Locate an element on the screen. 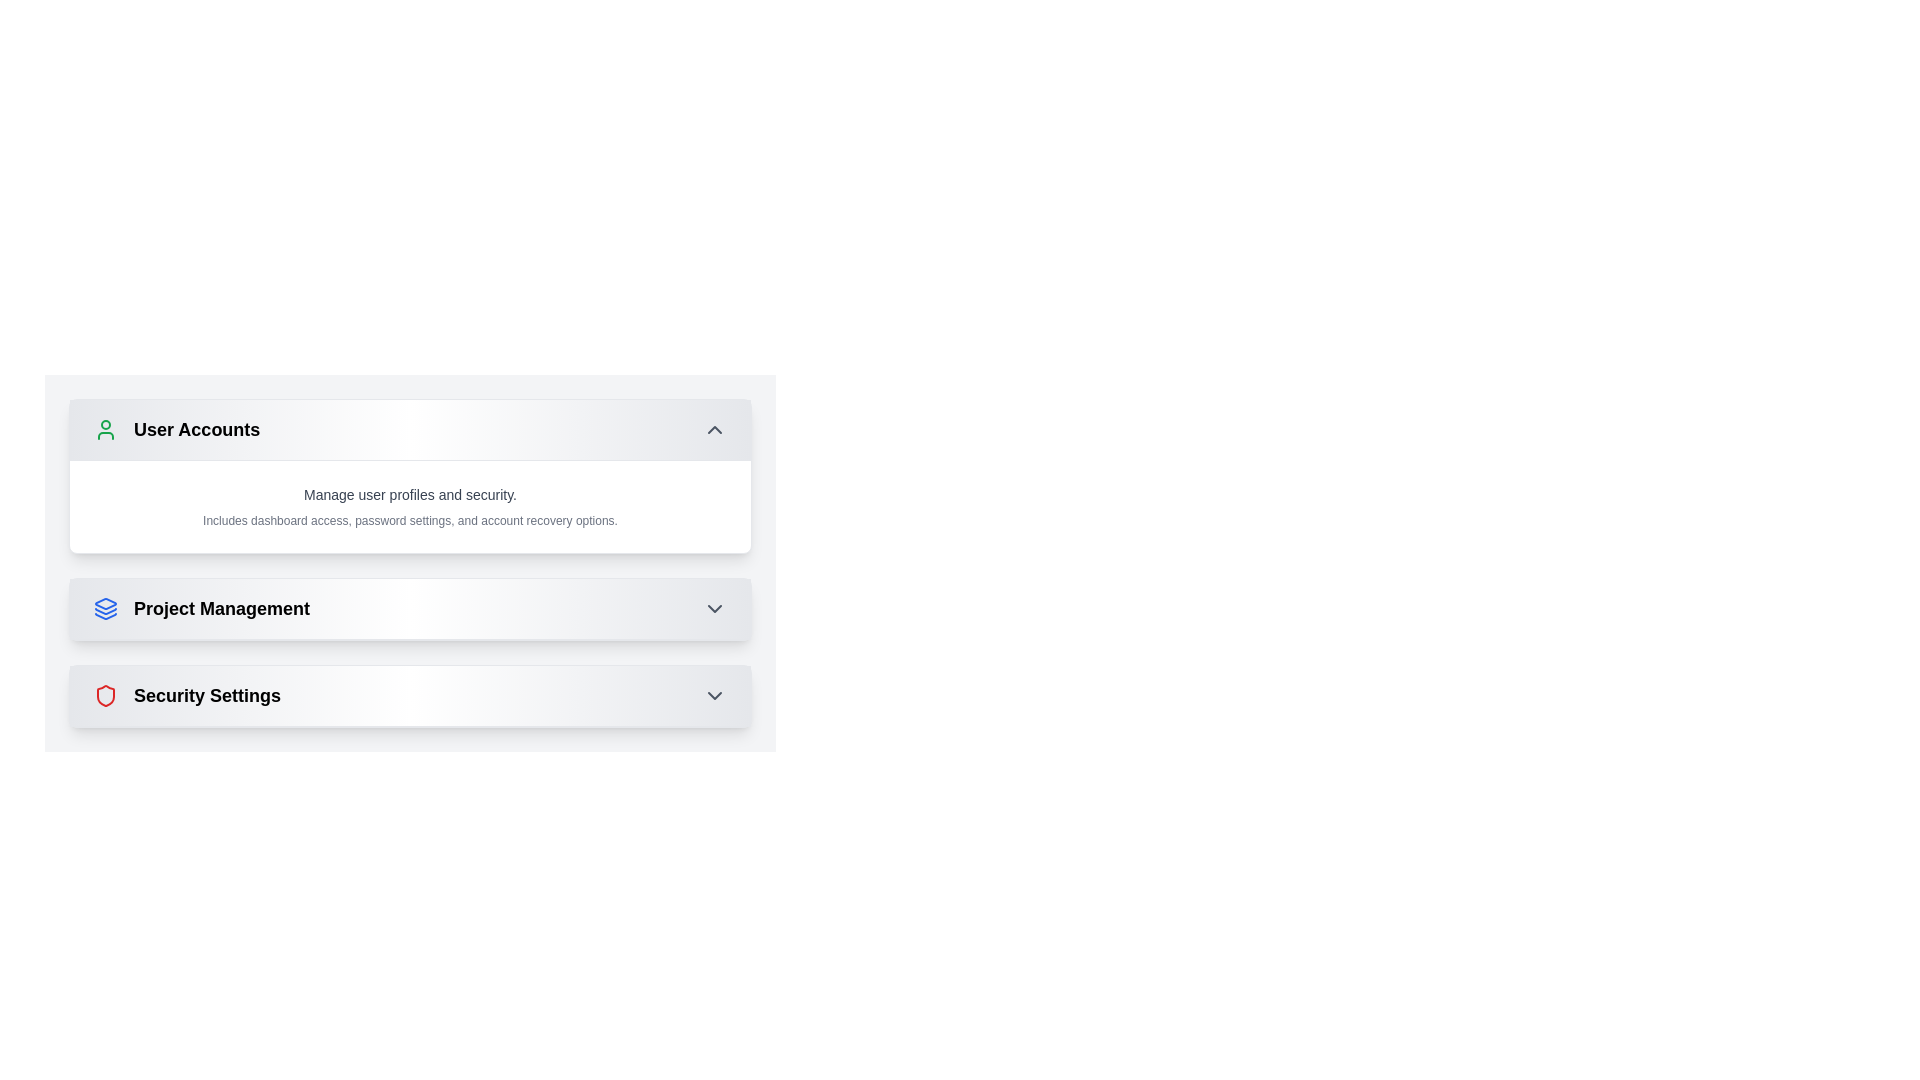  text label that serves as the section title for 'Security Settings', located below 'Project Management' and aligned with its shield-shaped icon is located at coordinates (207, 694).